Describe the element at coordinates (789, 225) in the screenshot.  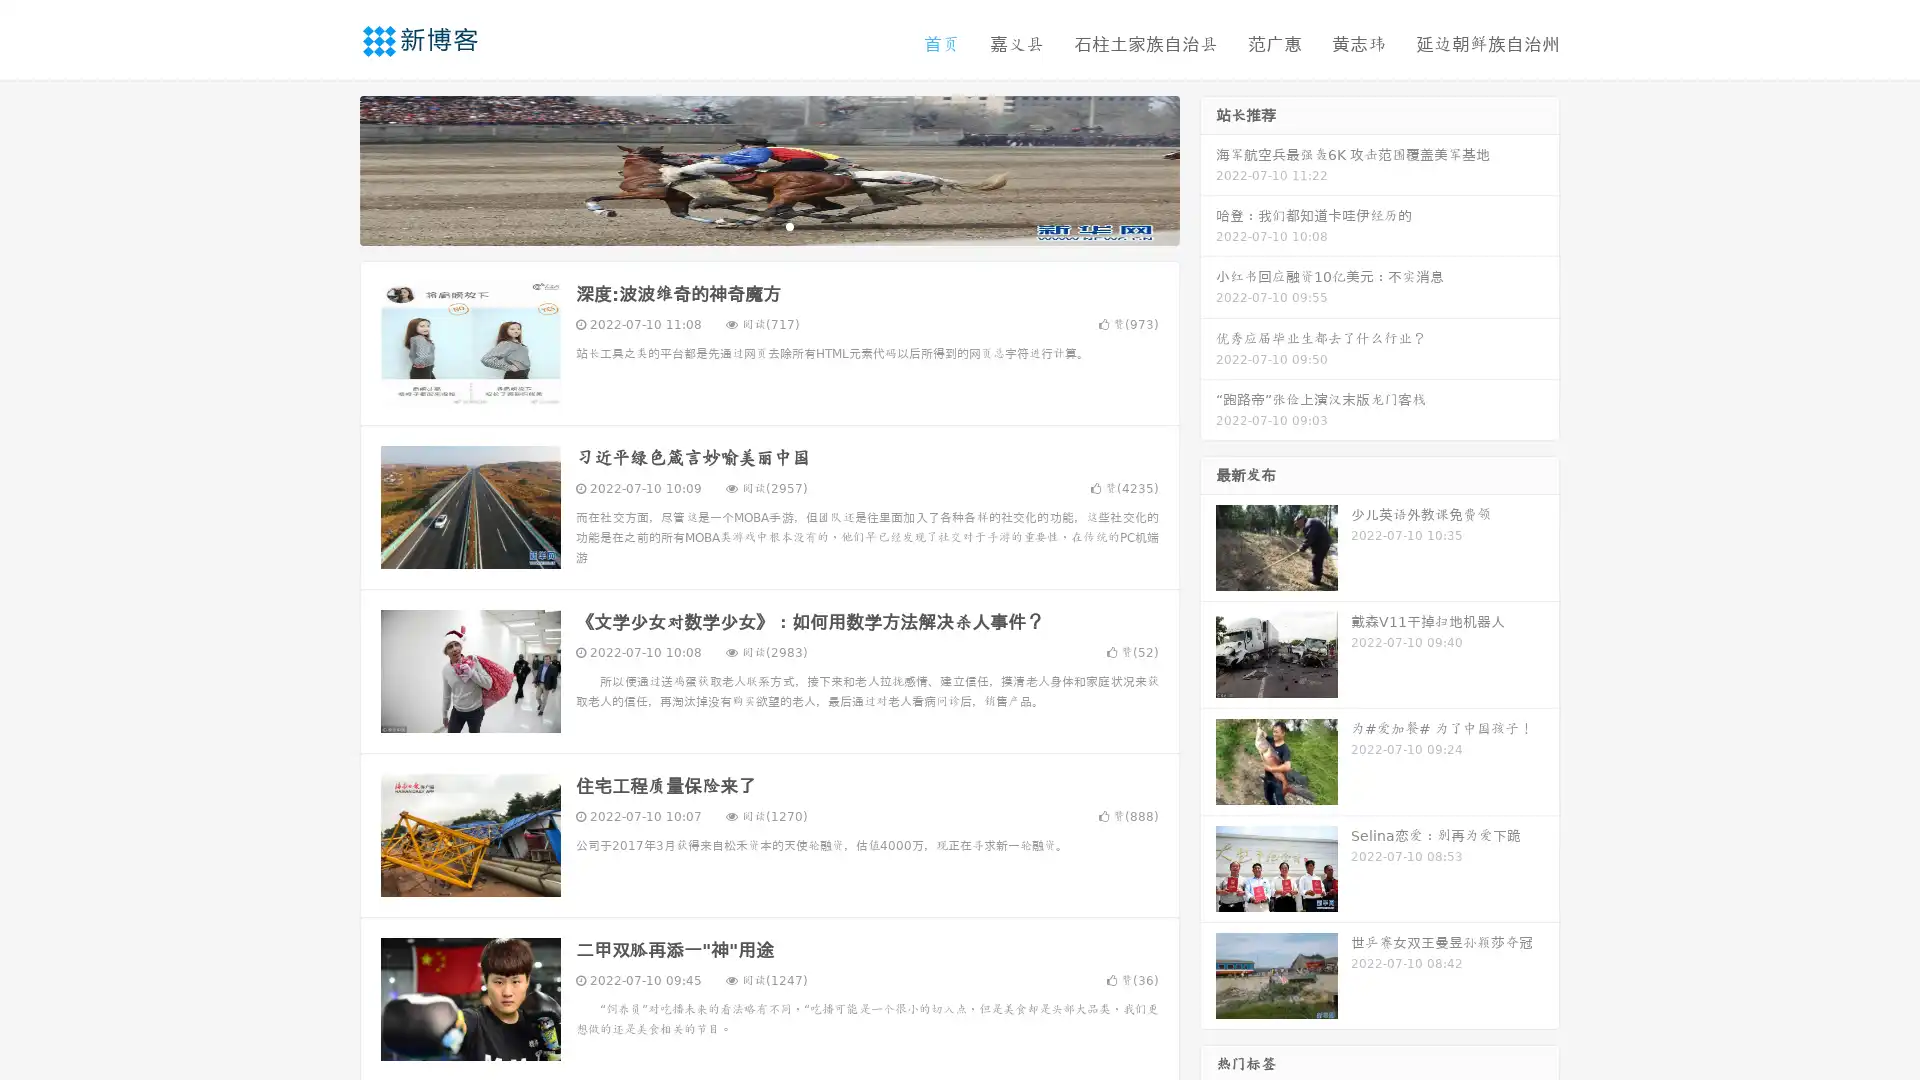
I see `Go to slide 3` at that location.